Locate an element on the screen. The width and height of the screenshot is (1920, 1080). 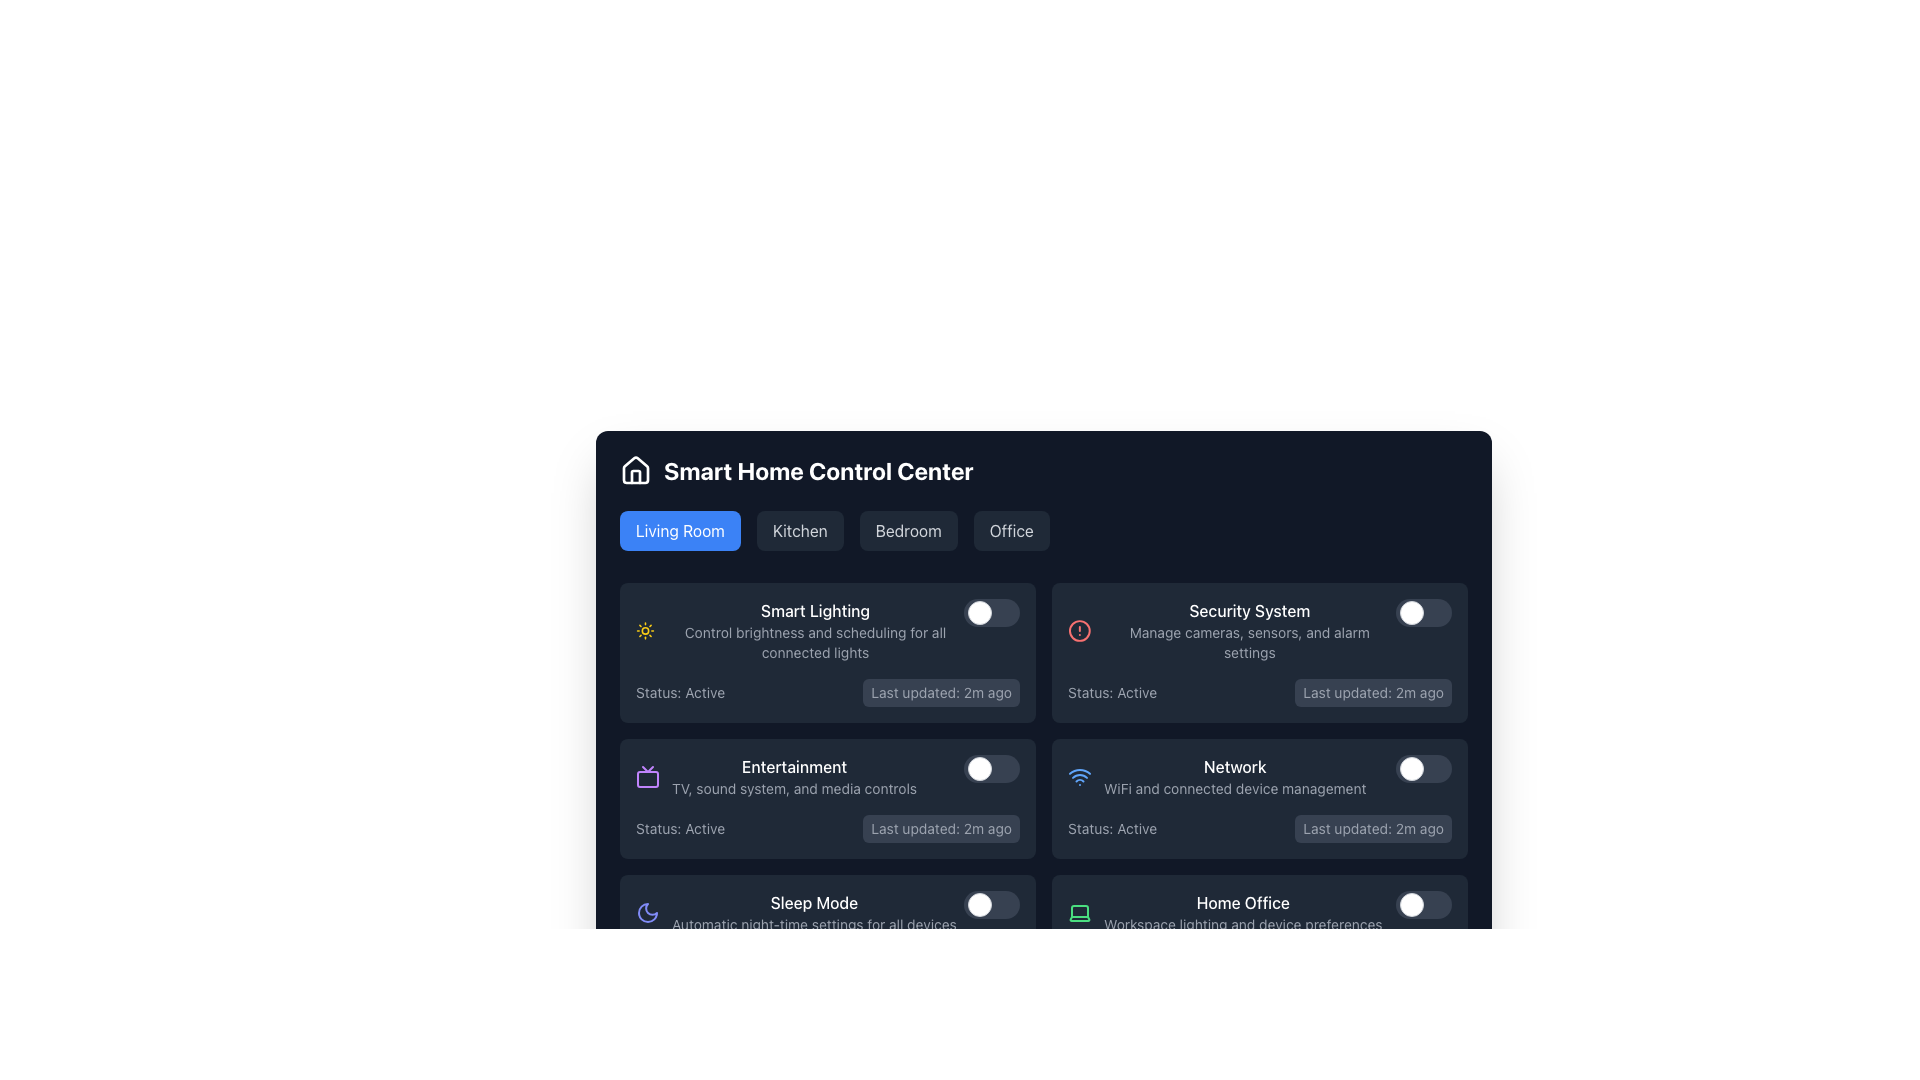
the 'Living Room' category button located at the top-left of the card under the 'Smart Home Control Center' title is located at coordinates (680, 530).